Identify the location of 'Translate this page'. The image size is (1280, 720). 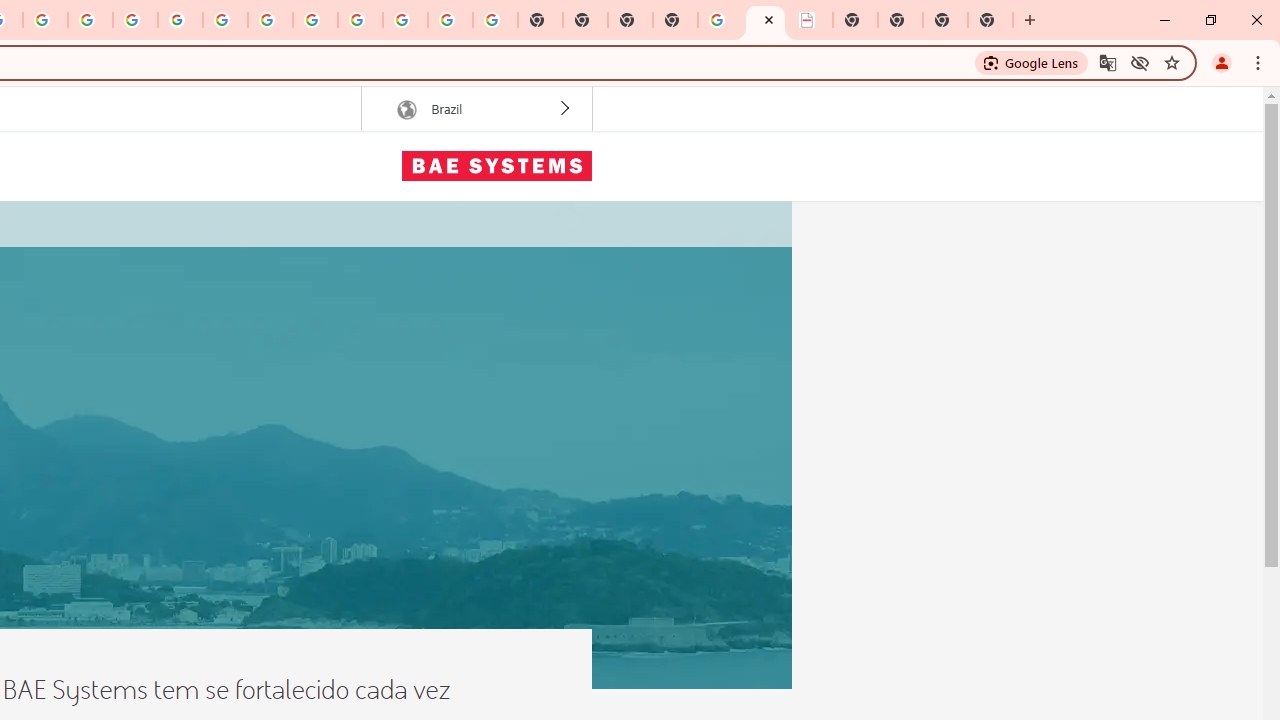
(1106, 61).